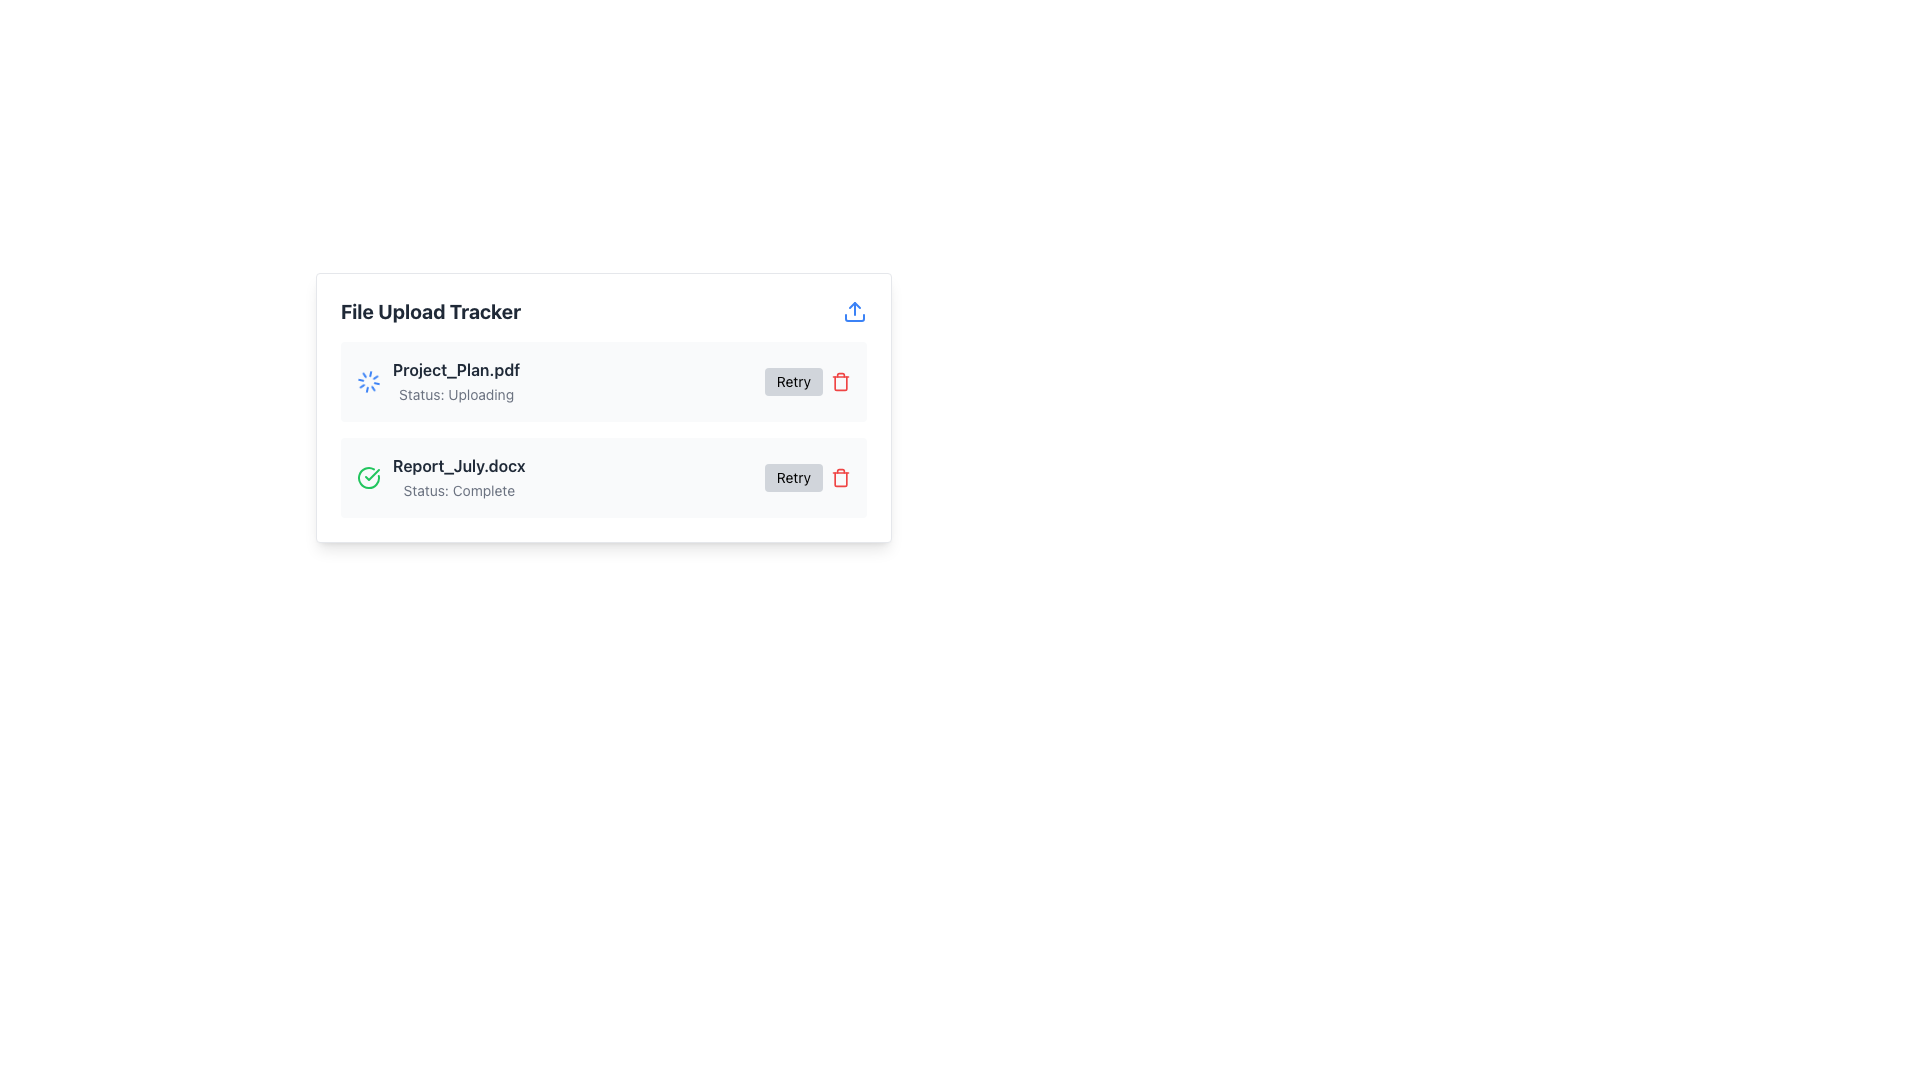 The height and width of the screenshot is (1080, 1920). What do you see at coordinates (807, 478) in the screenshot?
I see `the retry button located to the right of the 'Report_July.docx' file in the 'File Upload Tracker' interface to observe the hover effect` at bounding box center [807, 478].